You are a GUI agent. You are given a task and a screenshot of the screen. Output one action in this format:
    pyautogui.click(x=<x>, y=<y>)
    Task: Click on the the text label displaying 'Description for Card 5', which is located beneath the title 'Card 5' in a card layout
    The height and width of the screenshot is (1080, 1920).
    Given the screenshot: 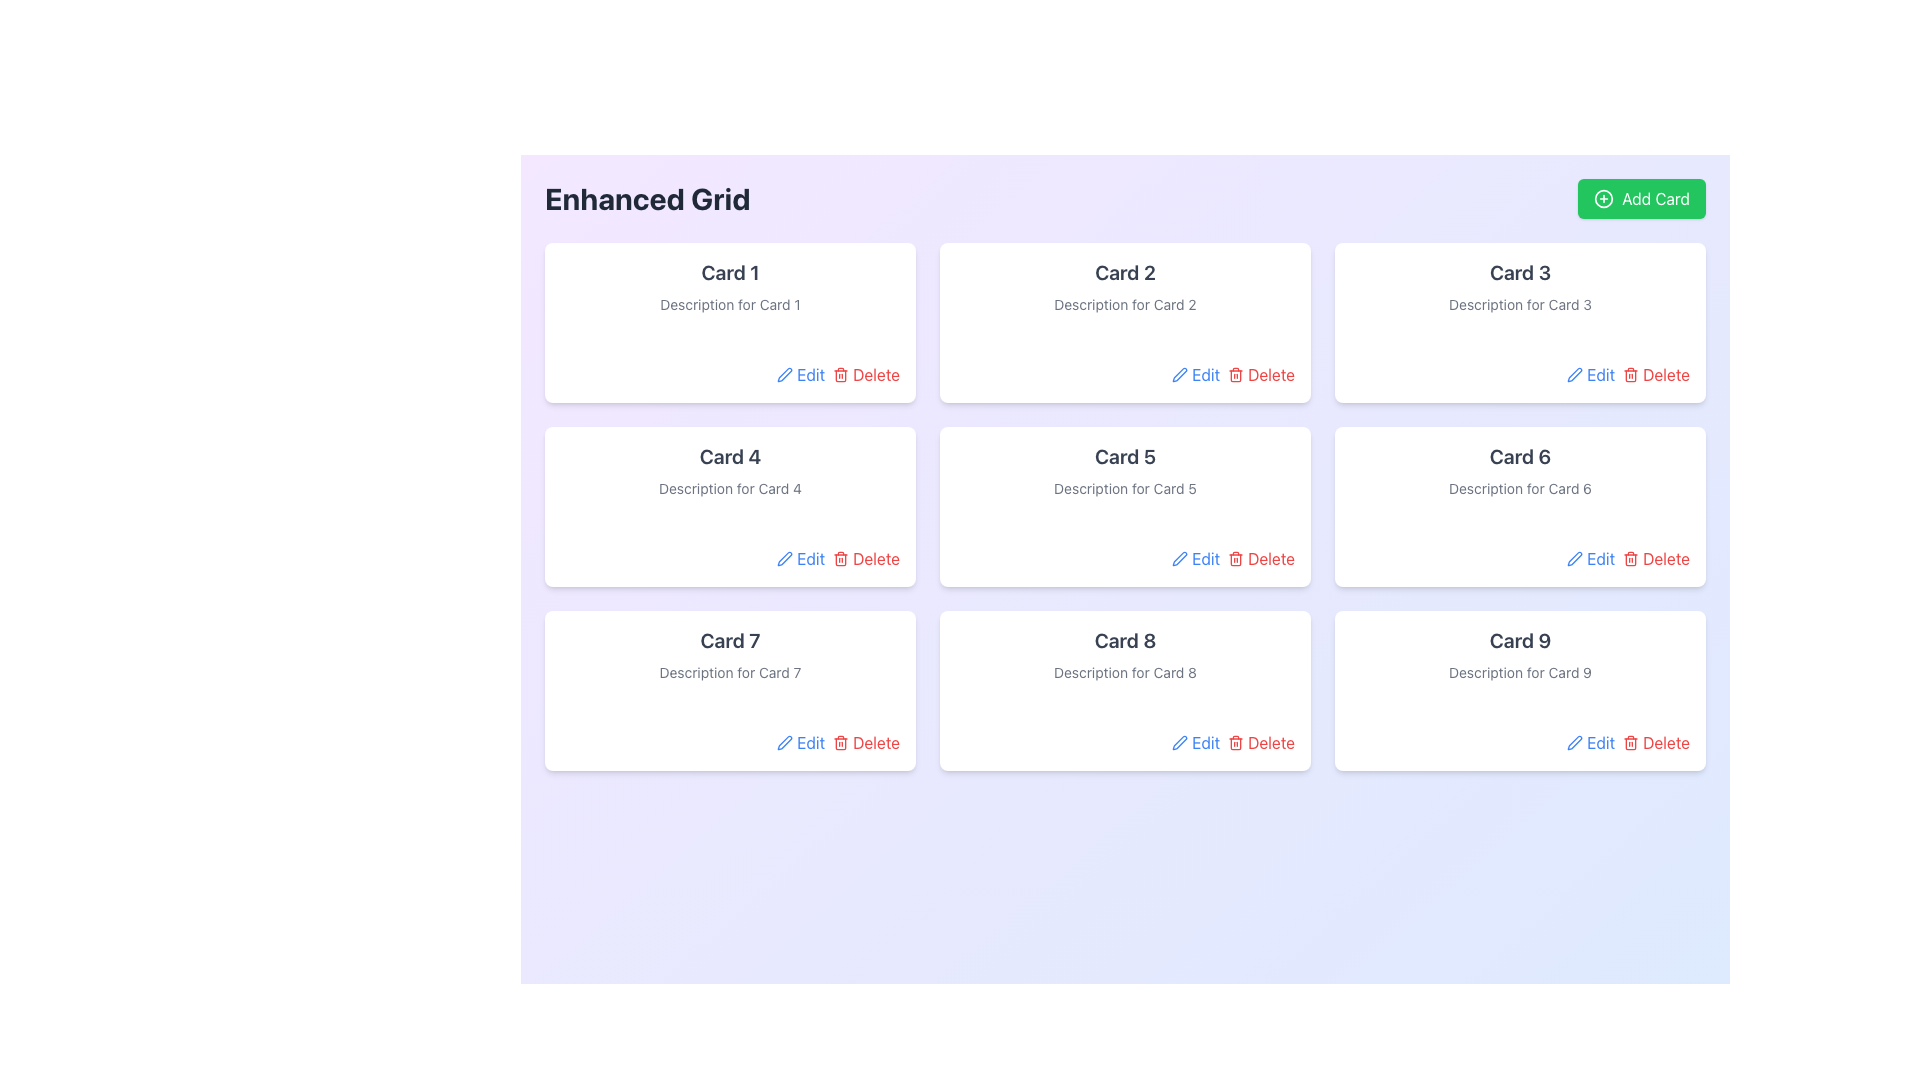 What is the action you would take?
    pyautogui.click(x=1125, y=489)
    